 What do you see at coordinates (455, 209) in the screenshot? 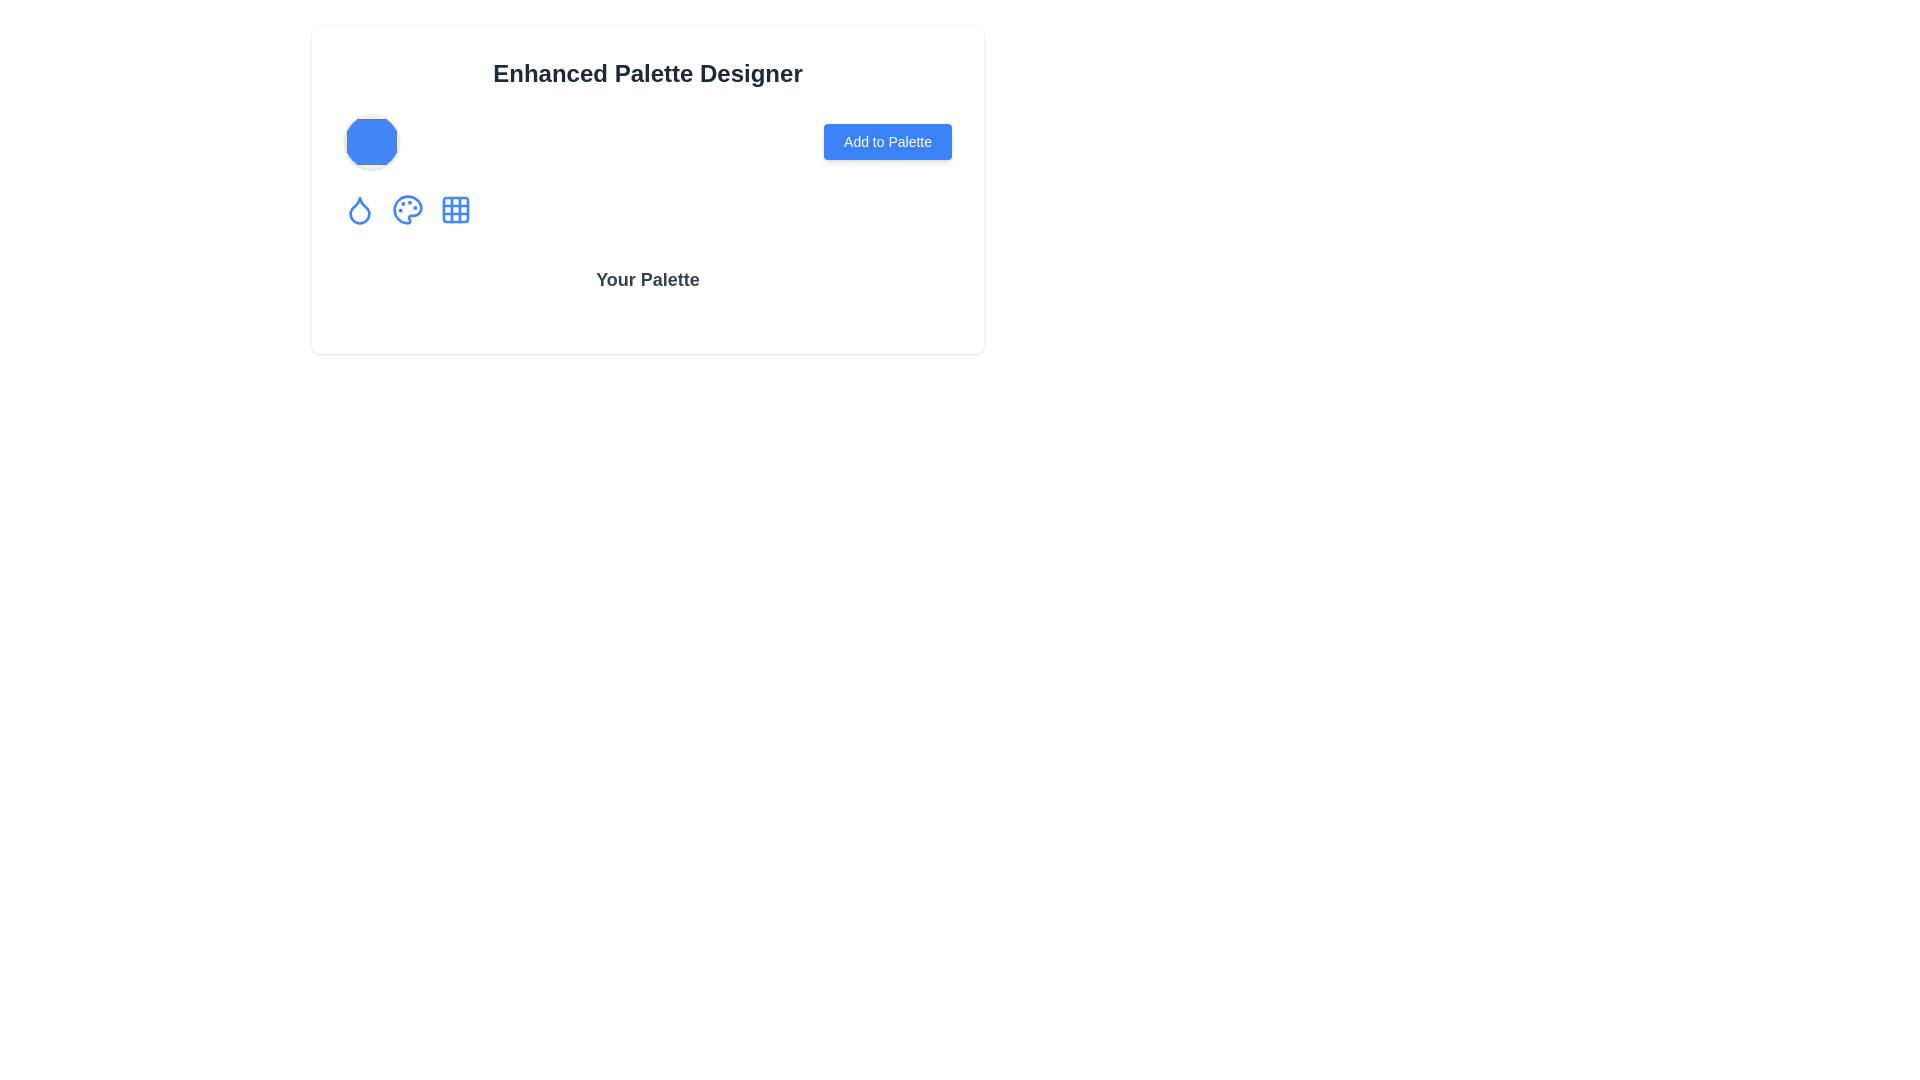
I see `the grid icon with a blue outline and rounded corners, the fourth icon from the left under the 'Enhanced Palette Designer' heading` at bounding box center [455, 209].